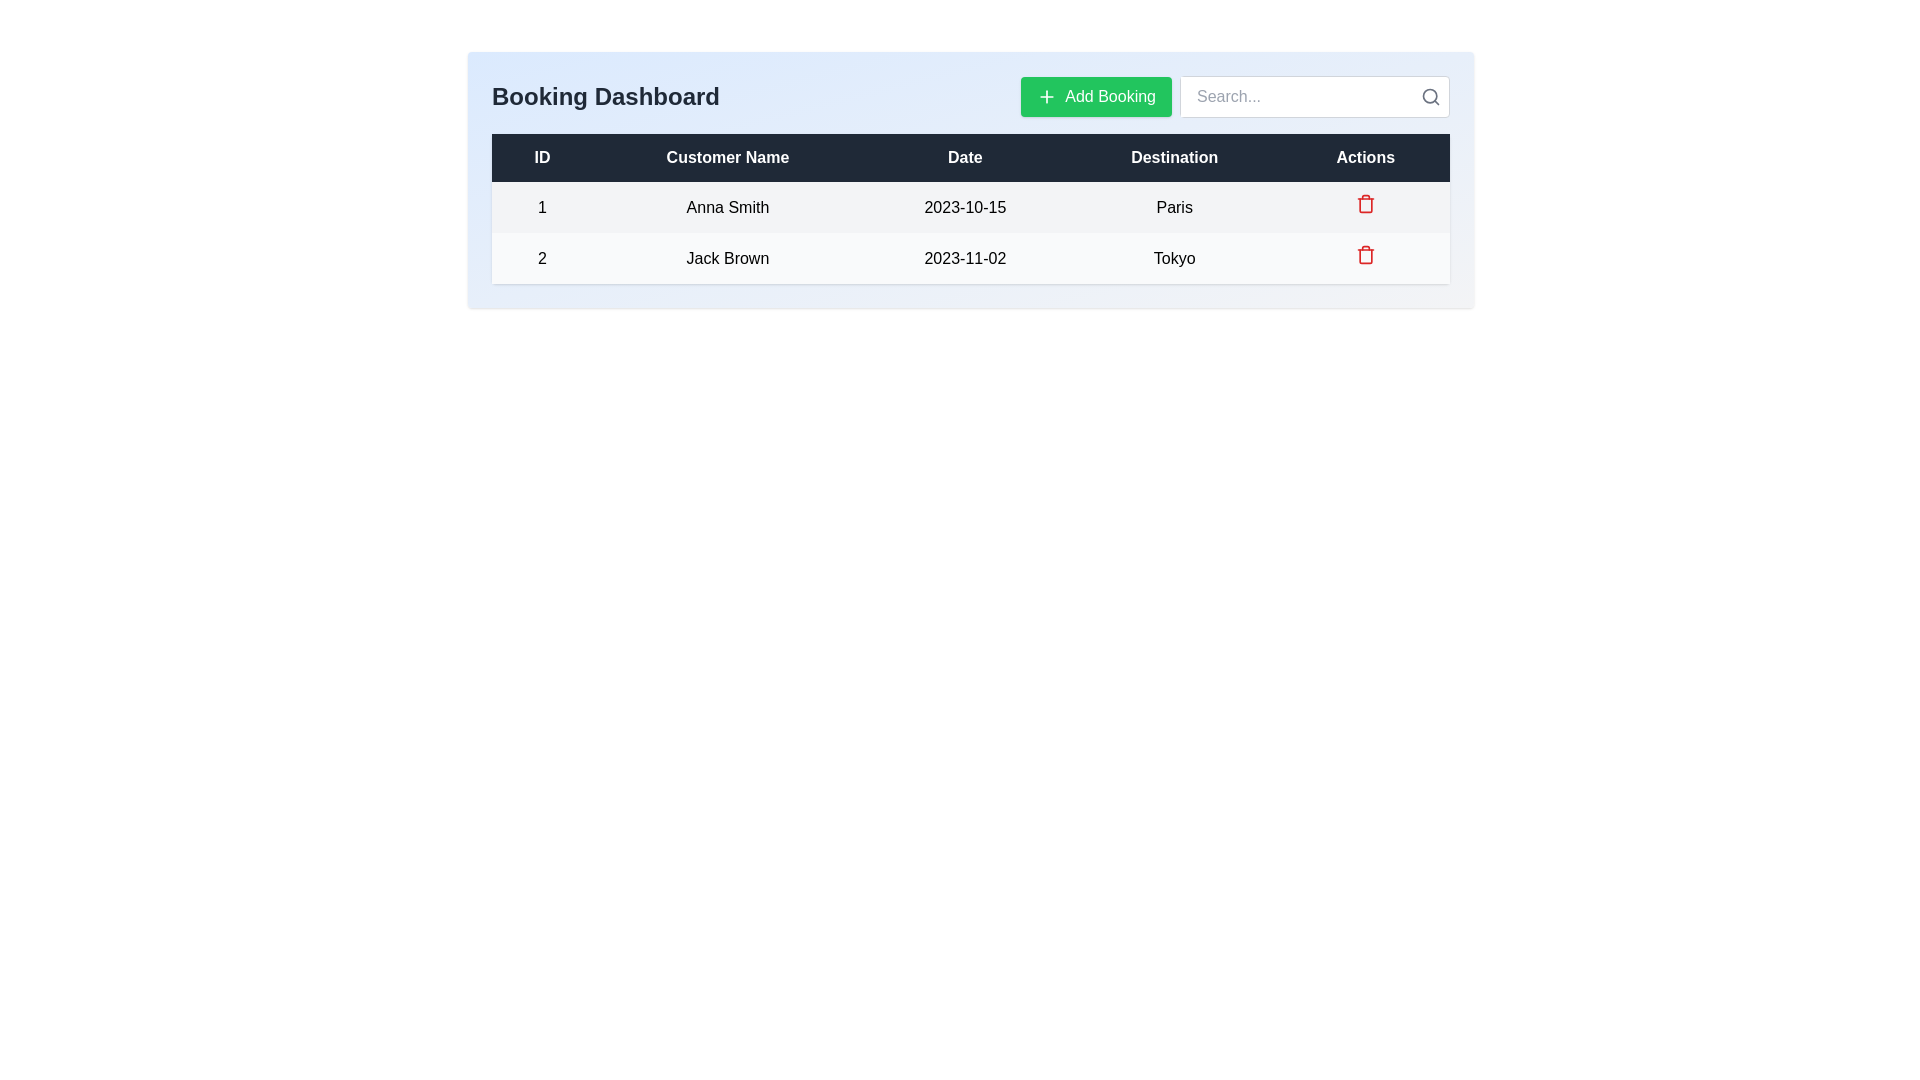 The image size is (1920, 1080). I want to click on the SVG Icon located on the left side of the 'Add Booking' button to initiate the booking process, so click(1046, 96).